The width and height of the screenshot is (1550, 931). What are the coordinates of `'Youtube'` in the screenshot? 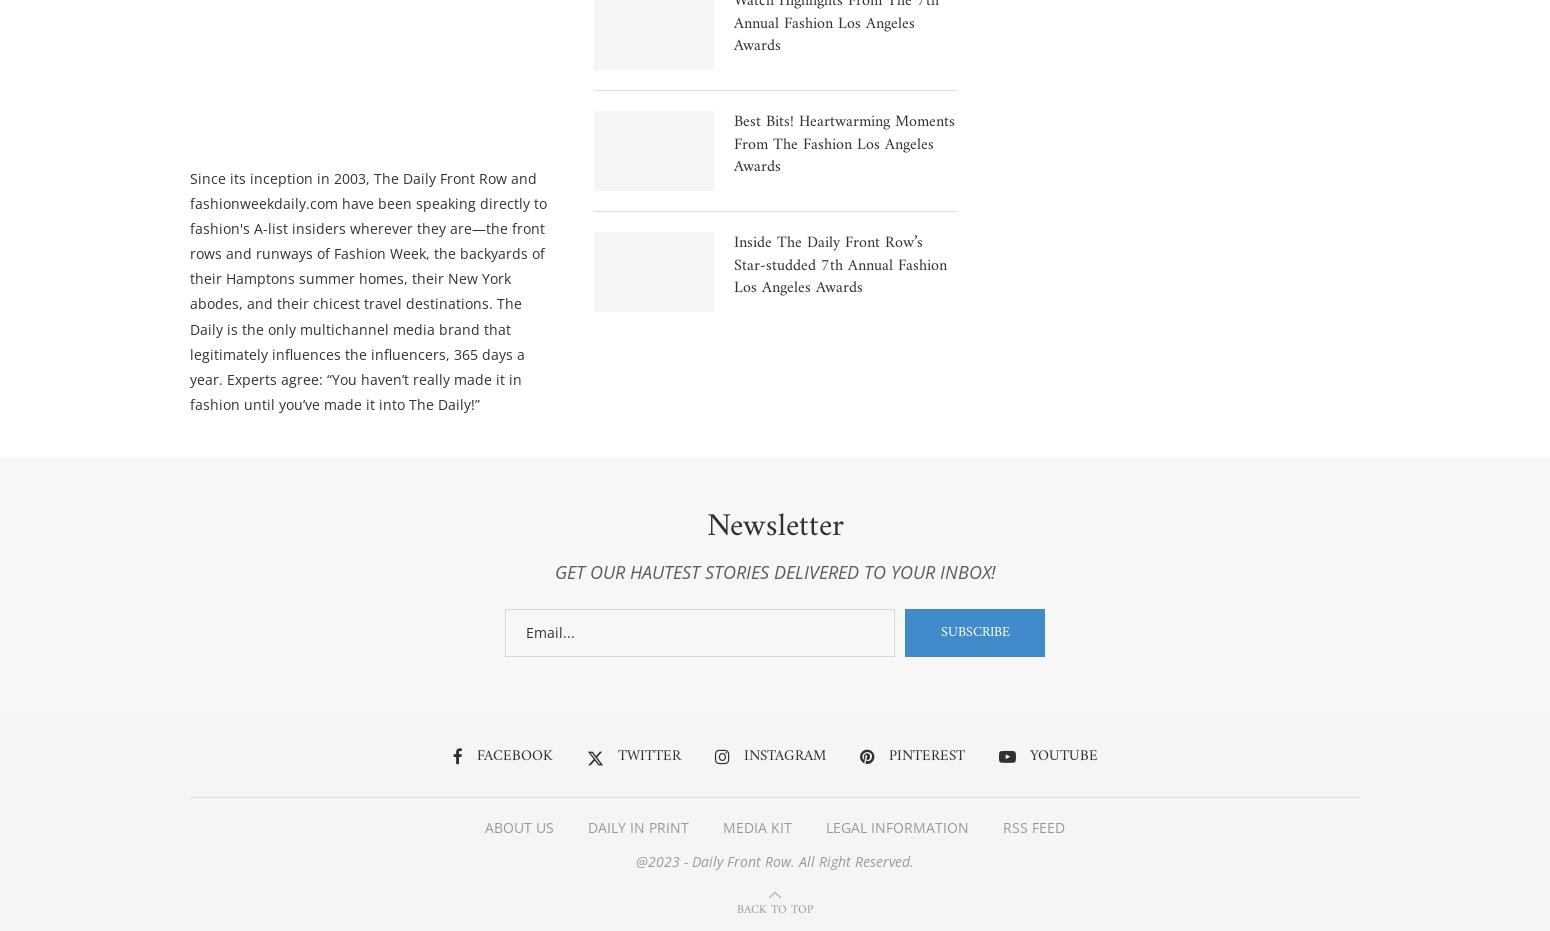 It's located at (1029, 759).